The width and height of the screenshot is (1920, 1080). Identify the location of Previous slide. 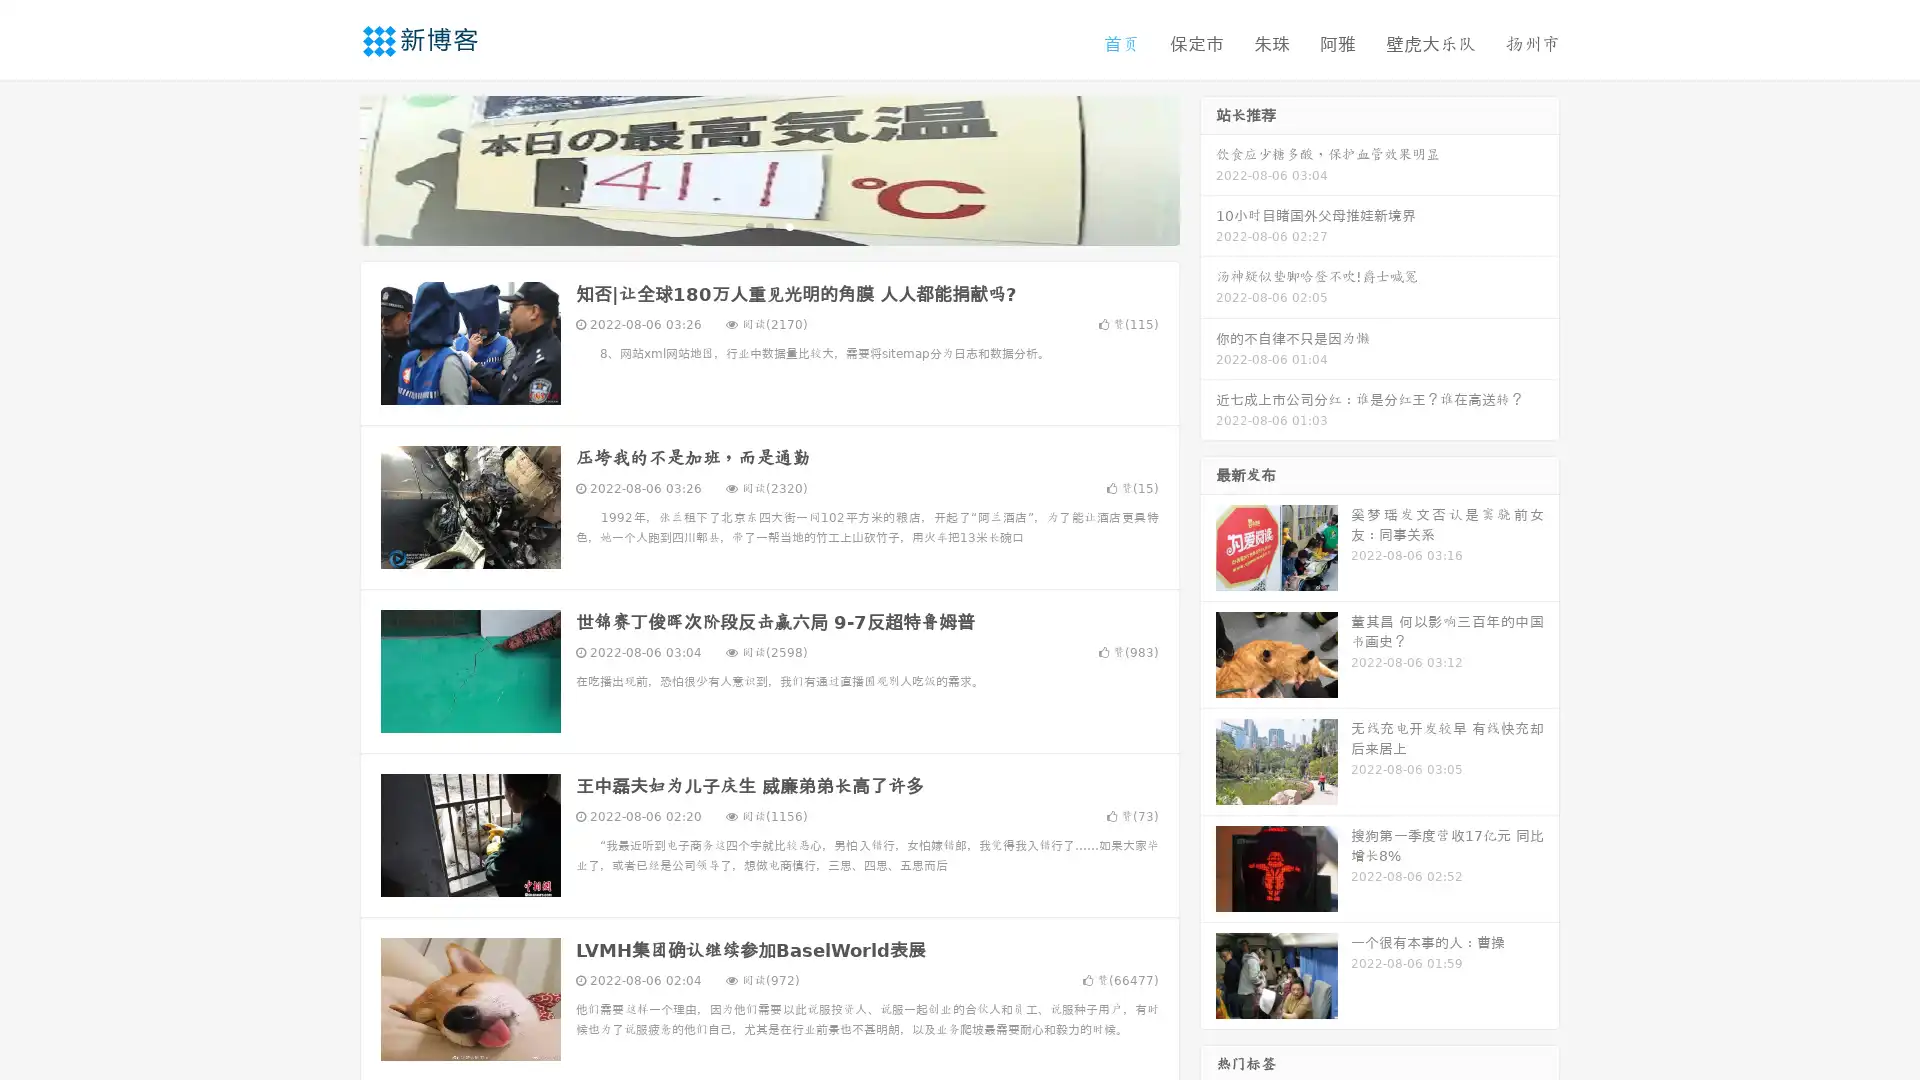
(330, 168).